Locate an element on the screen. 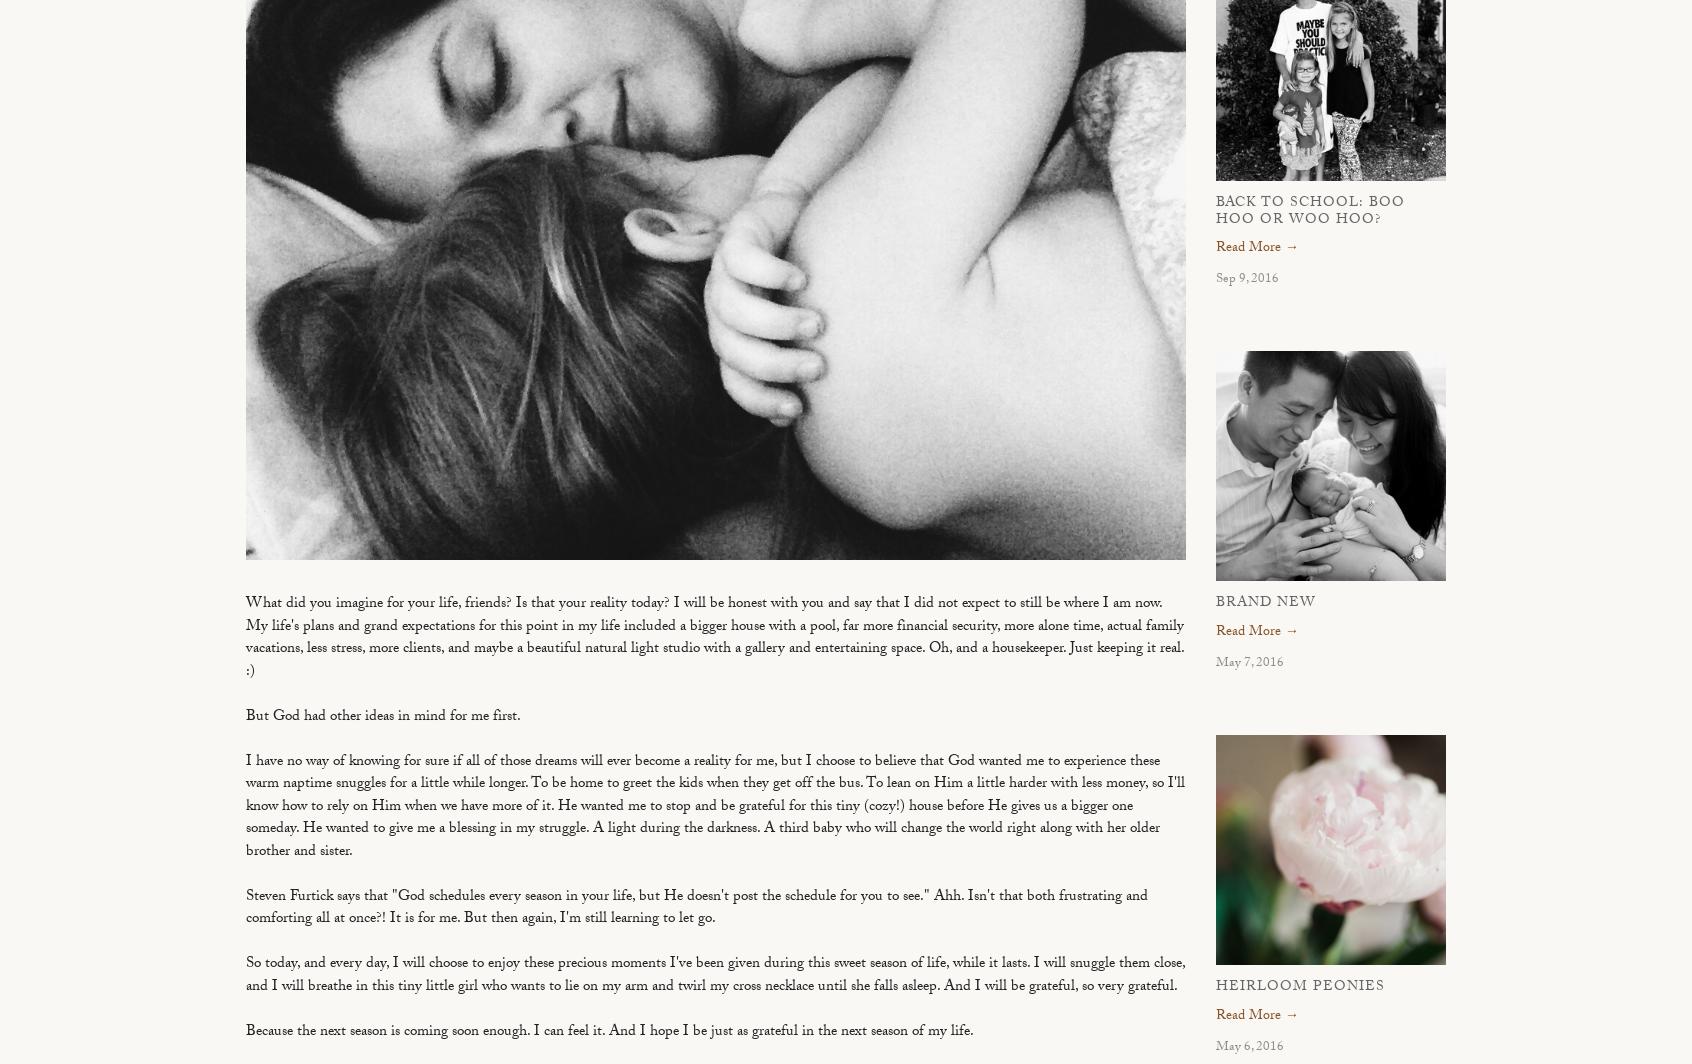 Image resolution: width=1692 pixels, height=1064 pixels. 'Back to School: Boo Hoo or Woo Hoo?' is located at coordinates (1309, 211).